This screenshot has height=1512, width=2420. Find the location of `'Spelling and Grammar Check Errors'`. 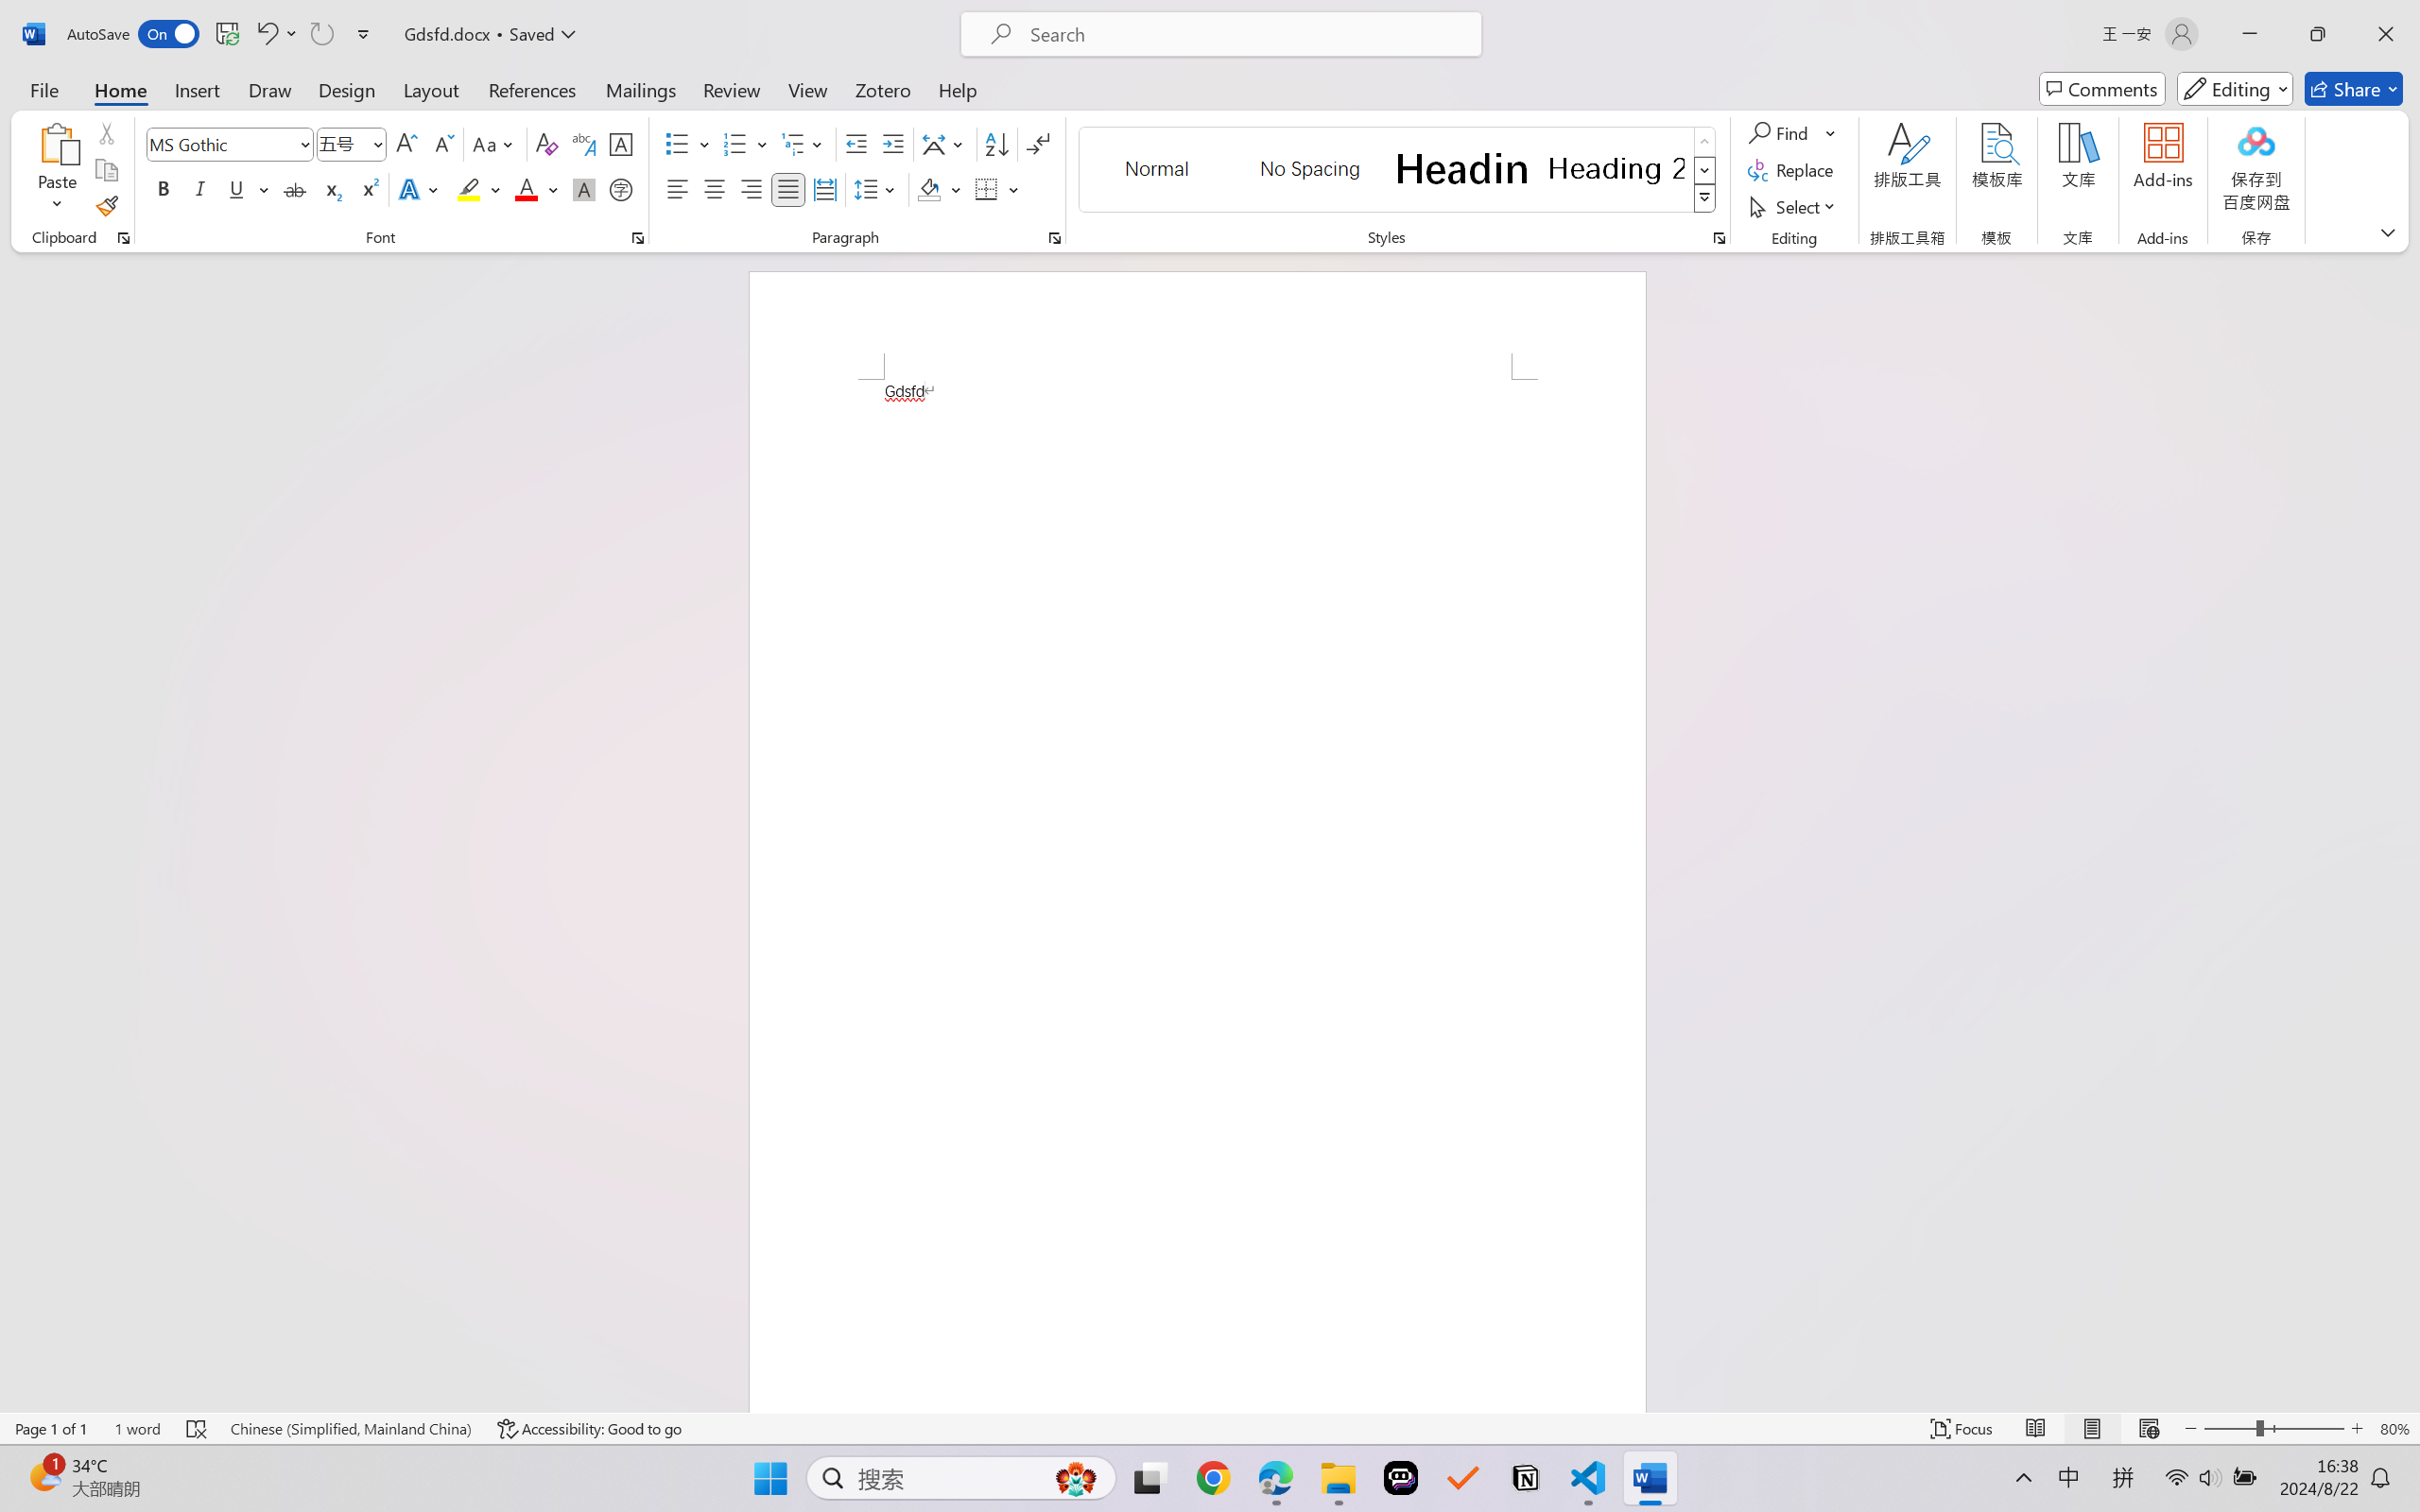

'Spelling and Grammar Check Errors' is located at coordinates (197, 1428).